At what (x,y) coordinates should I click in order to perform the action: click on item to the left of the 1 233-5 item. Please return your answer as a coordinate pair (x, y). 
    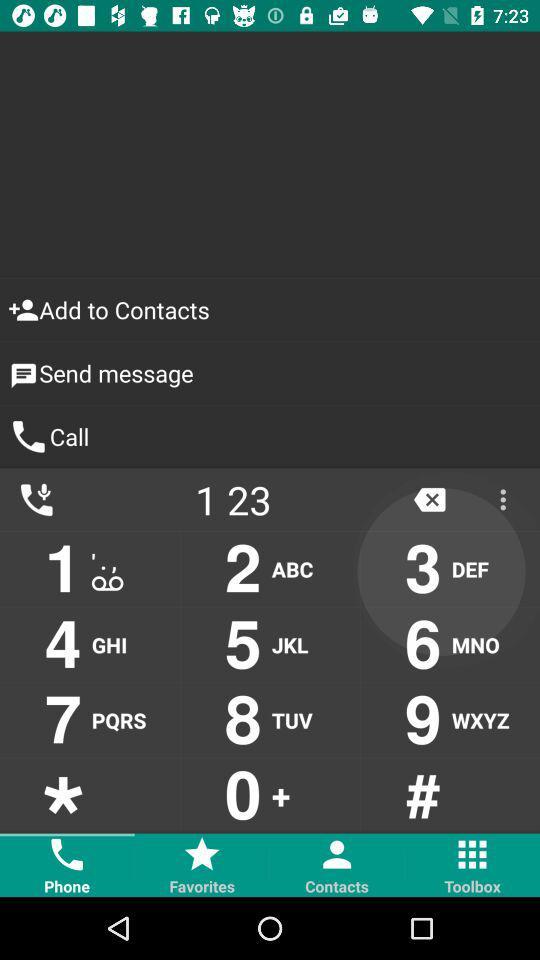
    Looking at the image, I should click on (36, 498).